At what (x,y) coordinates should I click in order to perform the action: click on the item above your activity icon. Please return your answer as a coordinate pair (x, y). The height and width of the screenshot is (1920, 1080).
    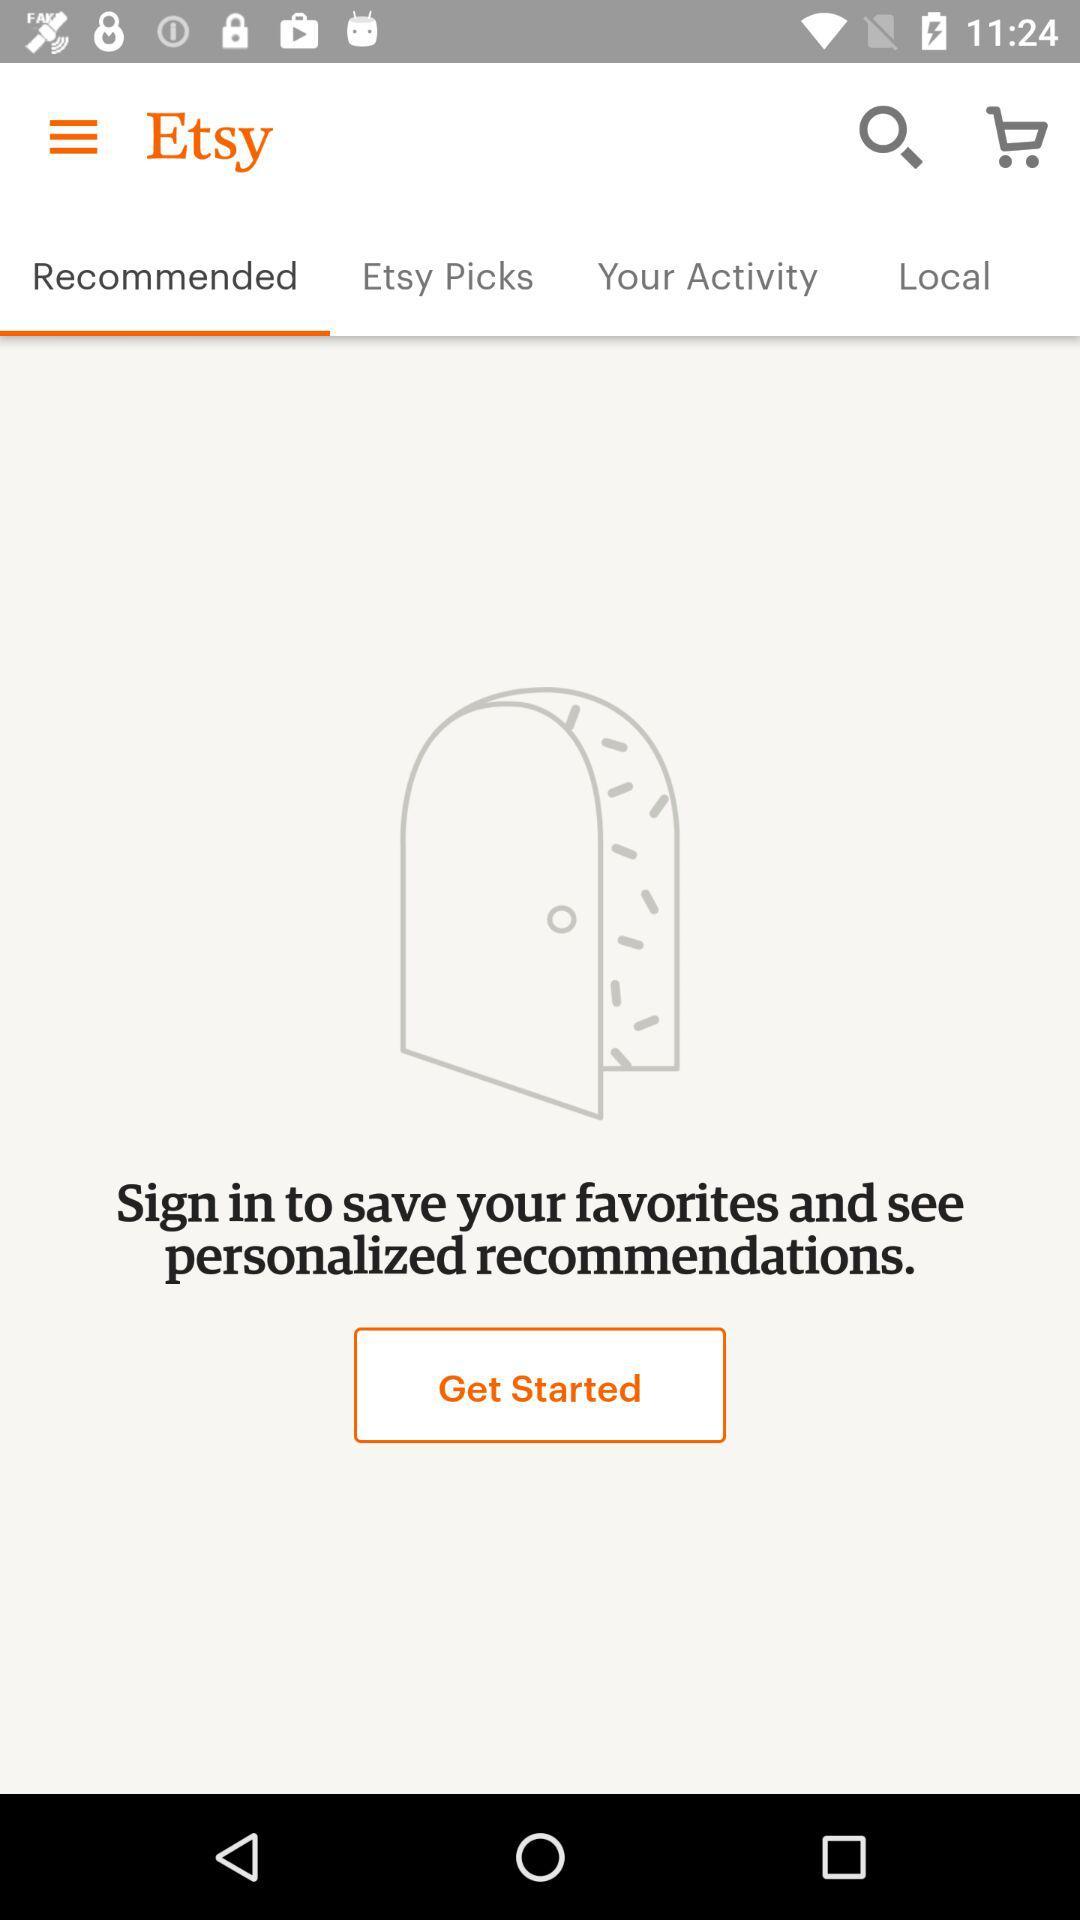
    Looking at the image, I should click on (890, 135).